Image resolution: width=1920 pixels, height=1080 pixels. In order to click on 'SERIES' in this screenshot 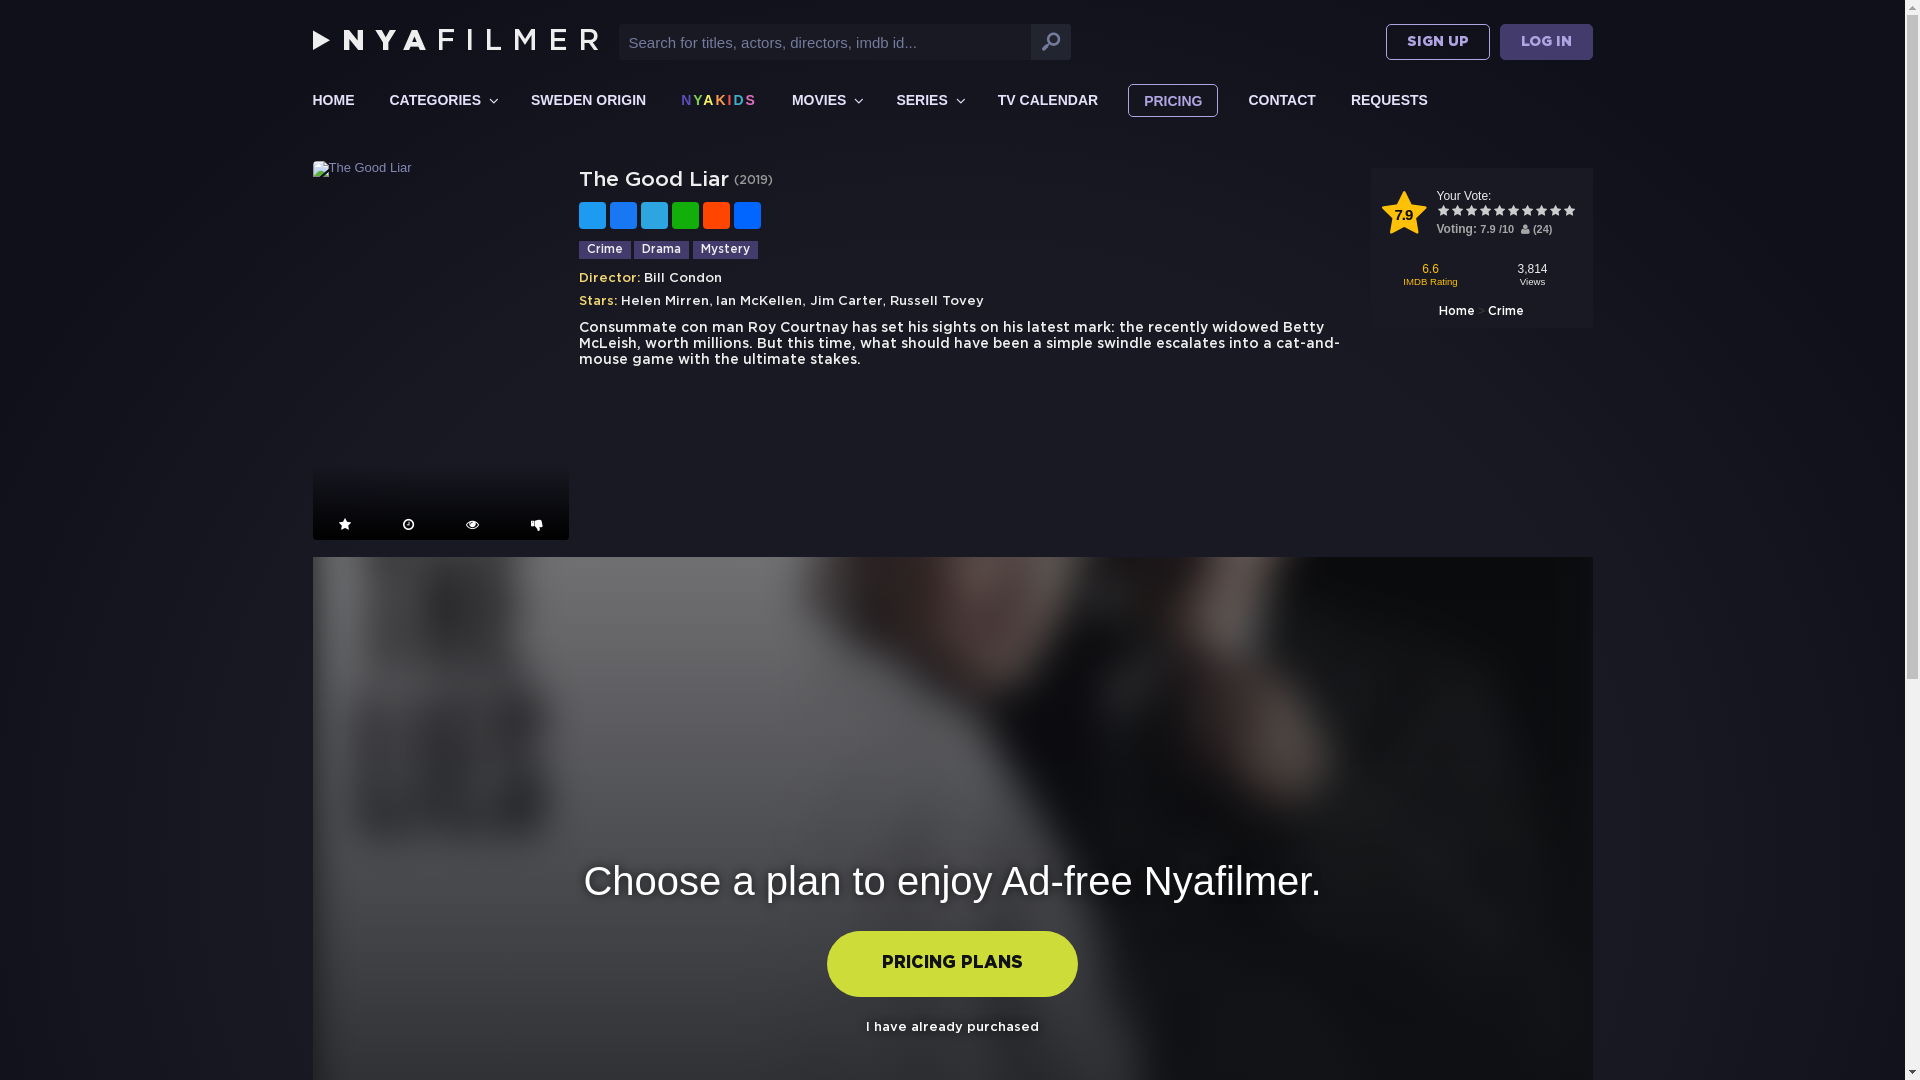, I will do `click(928, 99)`.